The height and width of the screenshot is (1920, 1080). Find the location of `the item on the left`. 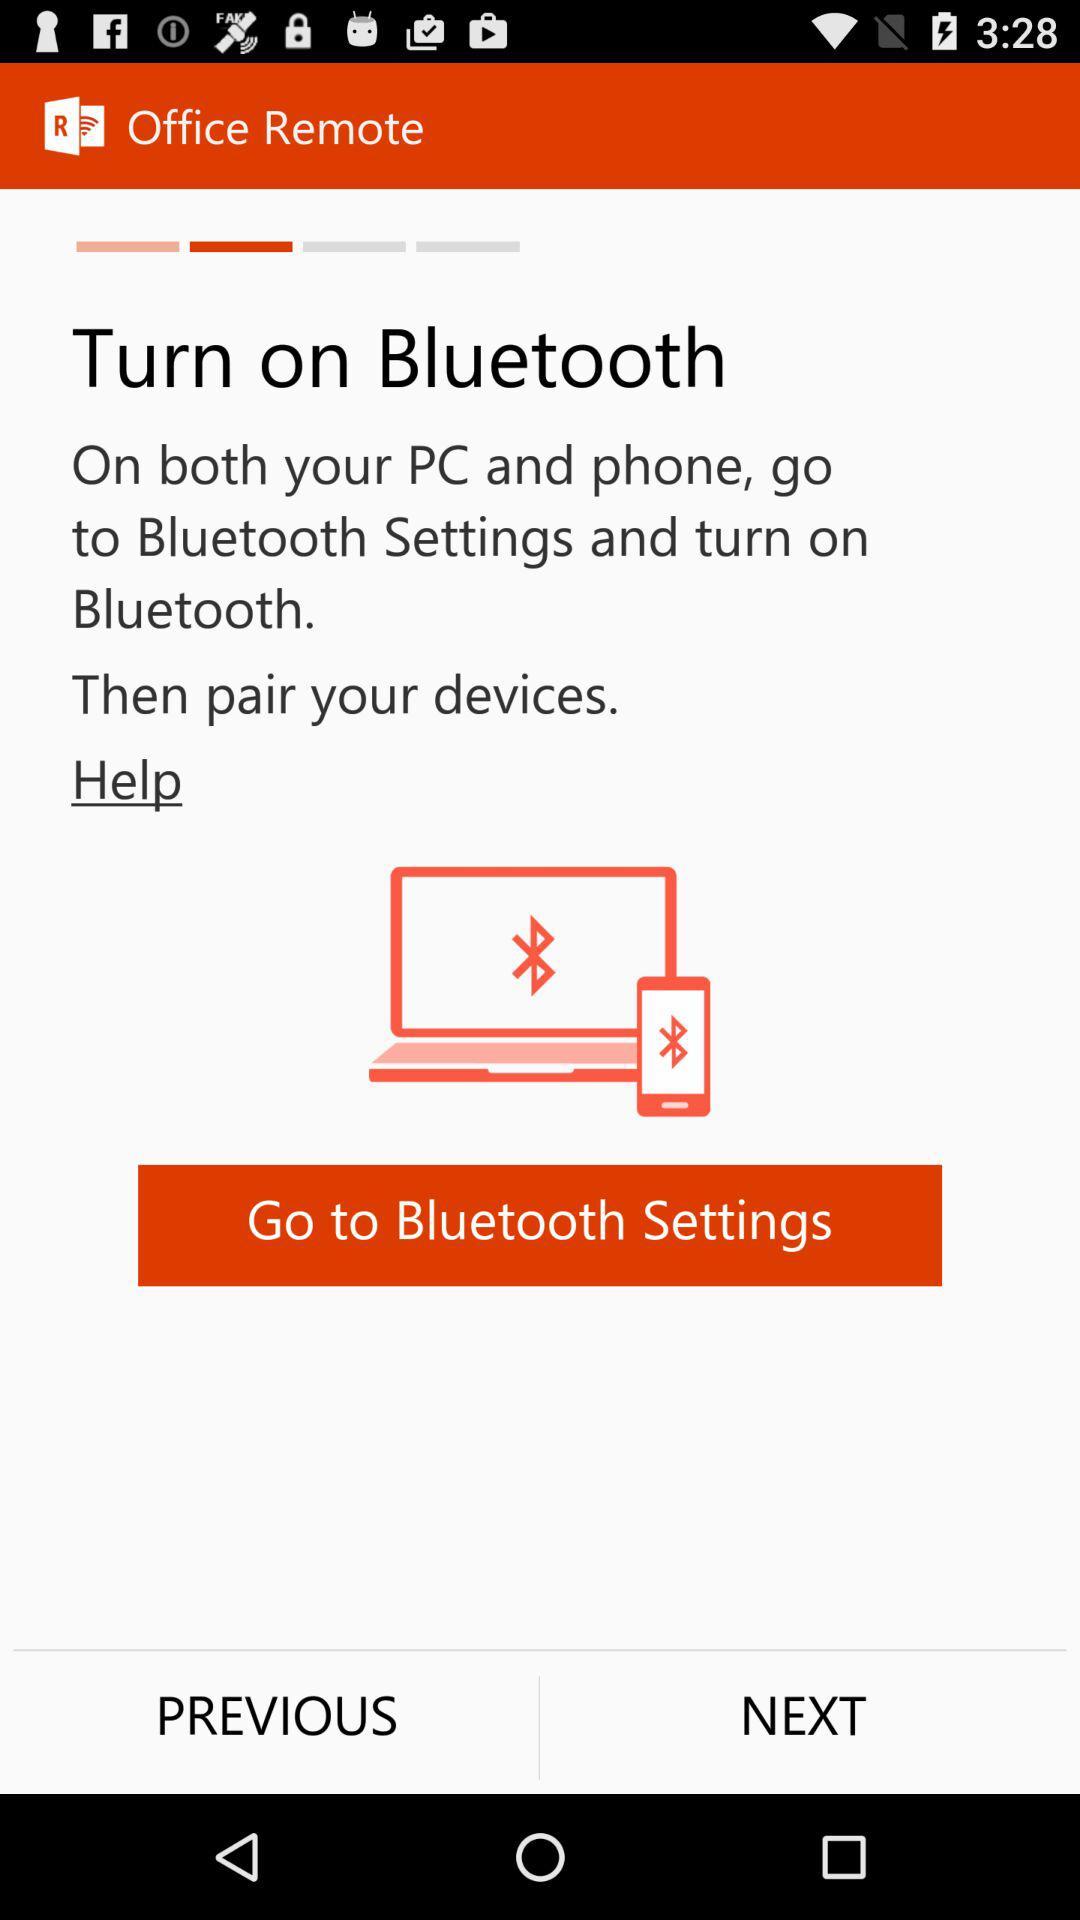

the item on the left is located at coordinates (91, 777).